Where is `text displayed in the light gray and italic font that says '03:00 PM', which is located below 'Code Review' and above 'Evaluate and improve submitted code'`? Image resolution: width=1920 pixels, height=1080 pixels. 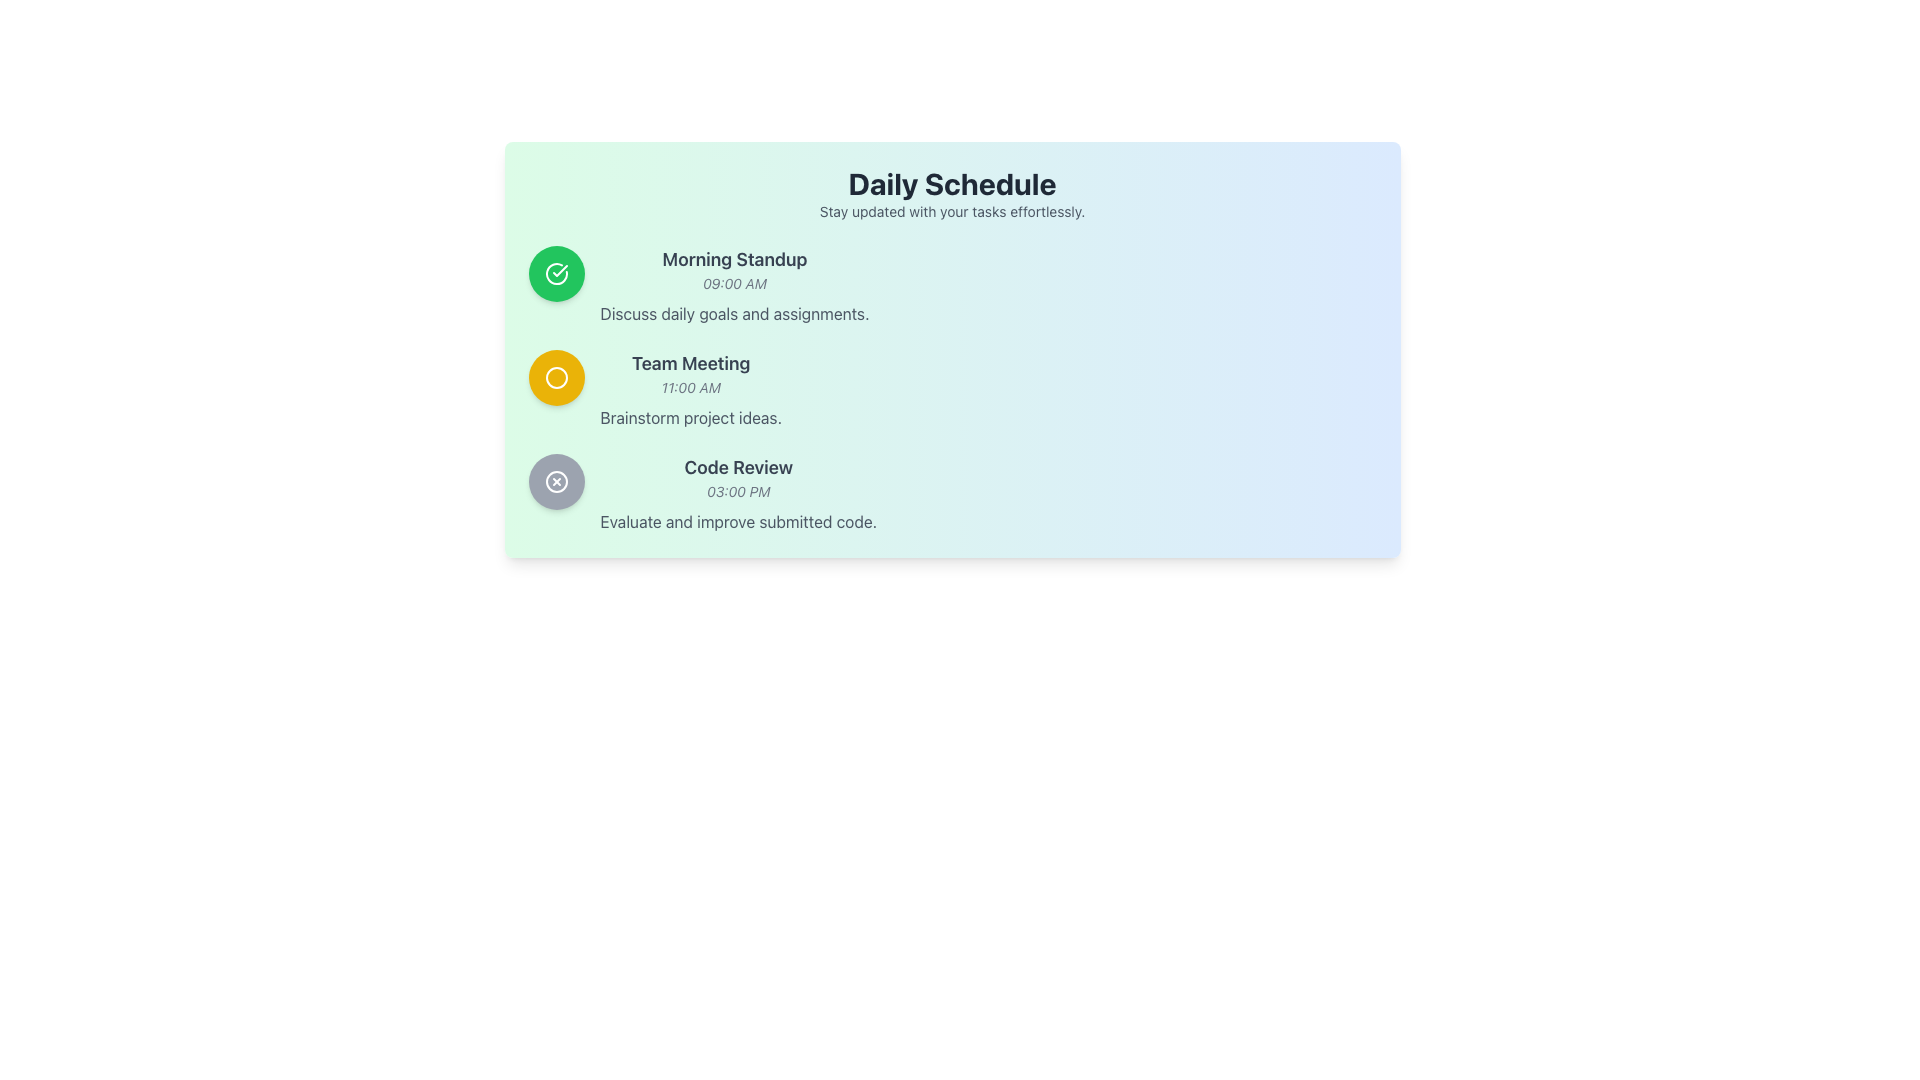 text displayed in the light gray and italic font that says '03:00 PM', which is located below 'Code Review' and above 'Evaluate and improve submitted code' is located at coordinates (737, 492).